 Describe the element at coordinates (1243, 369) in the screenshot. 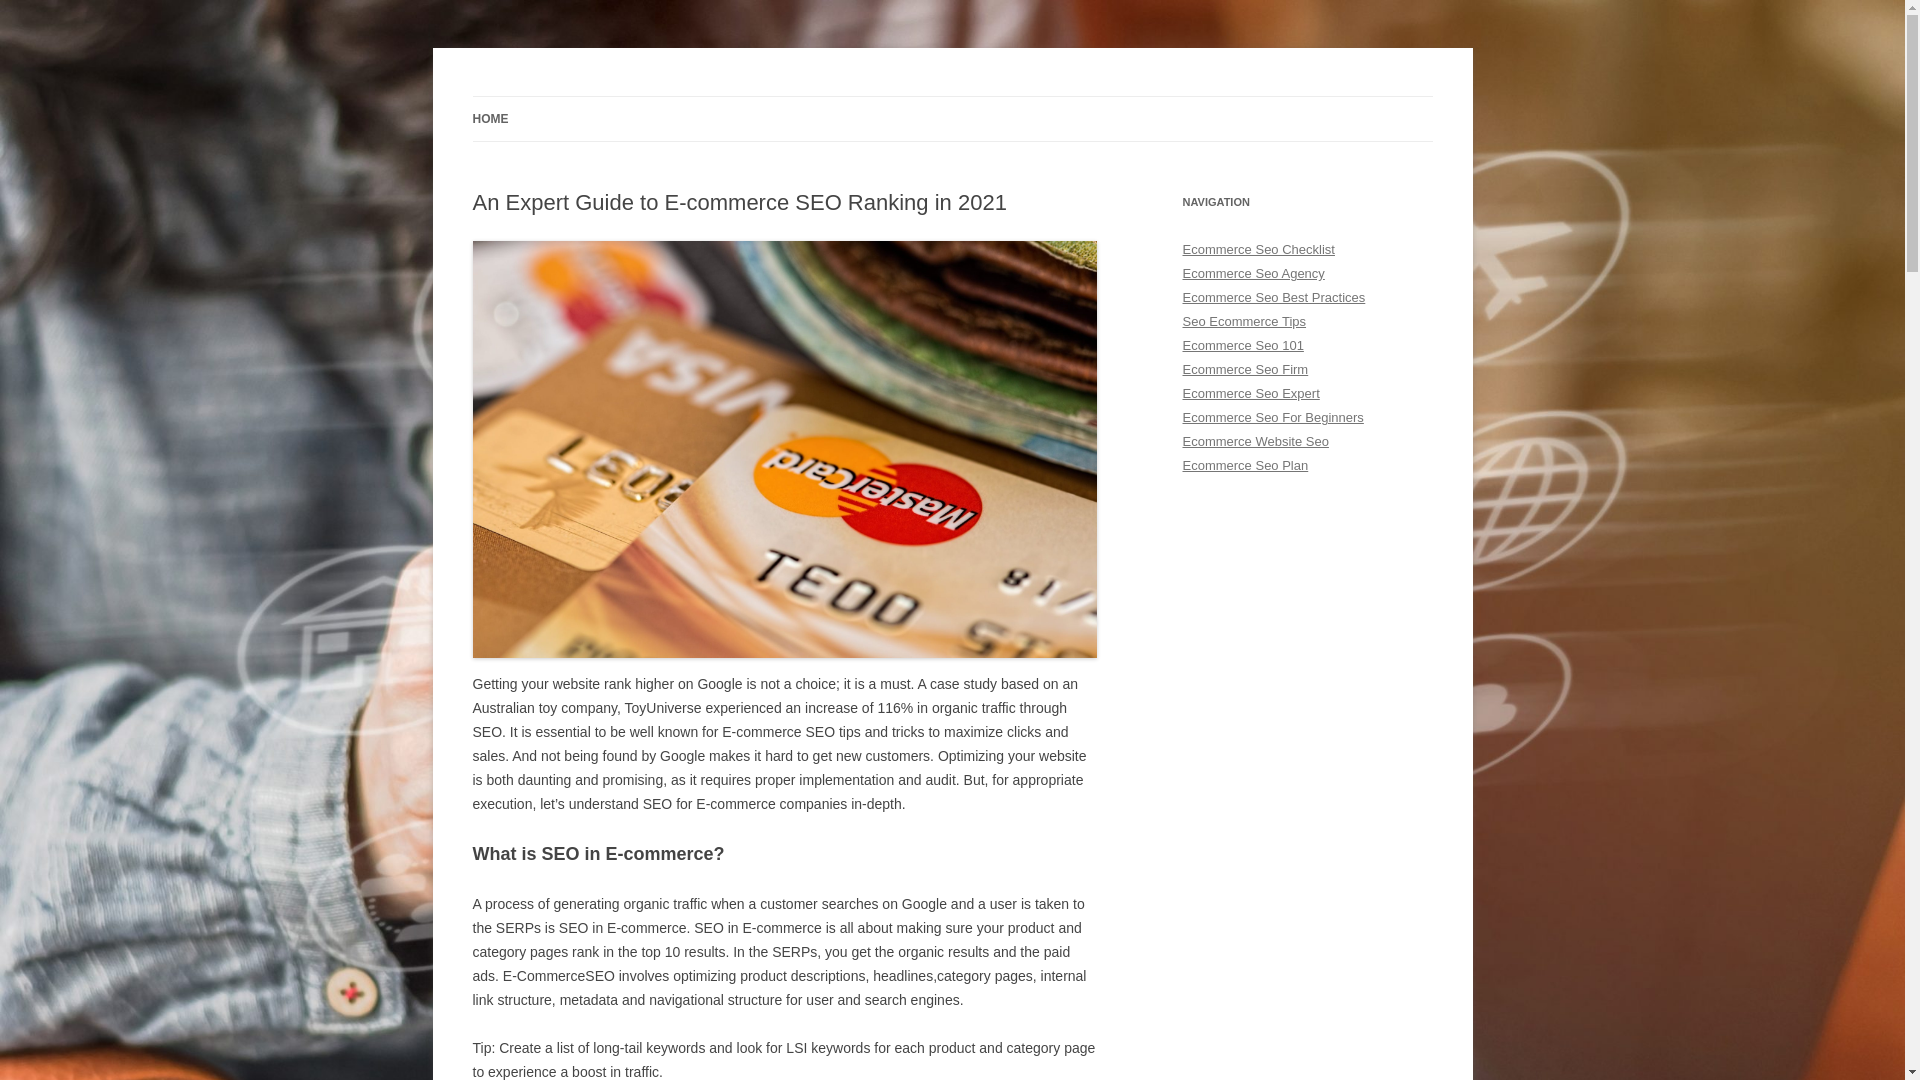

I see `'Ecommerce Seo Firm'` at that location.